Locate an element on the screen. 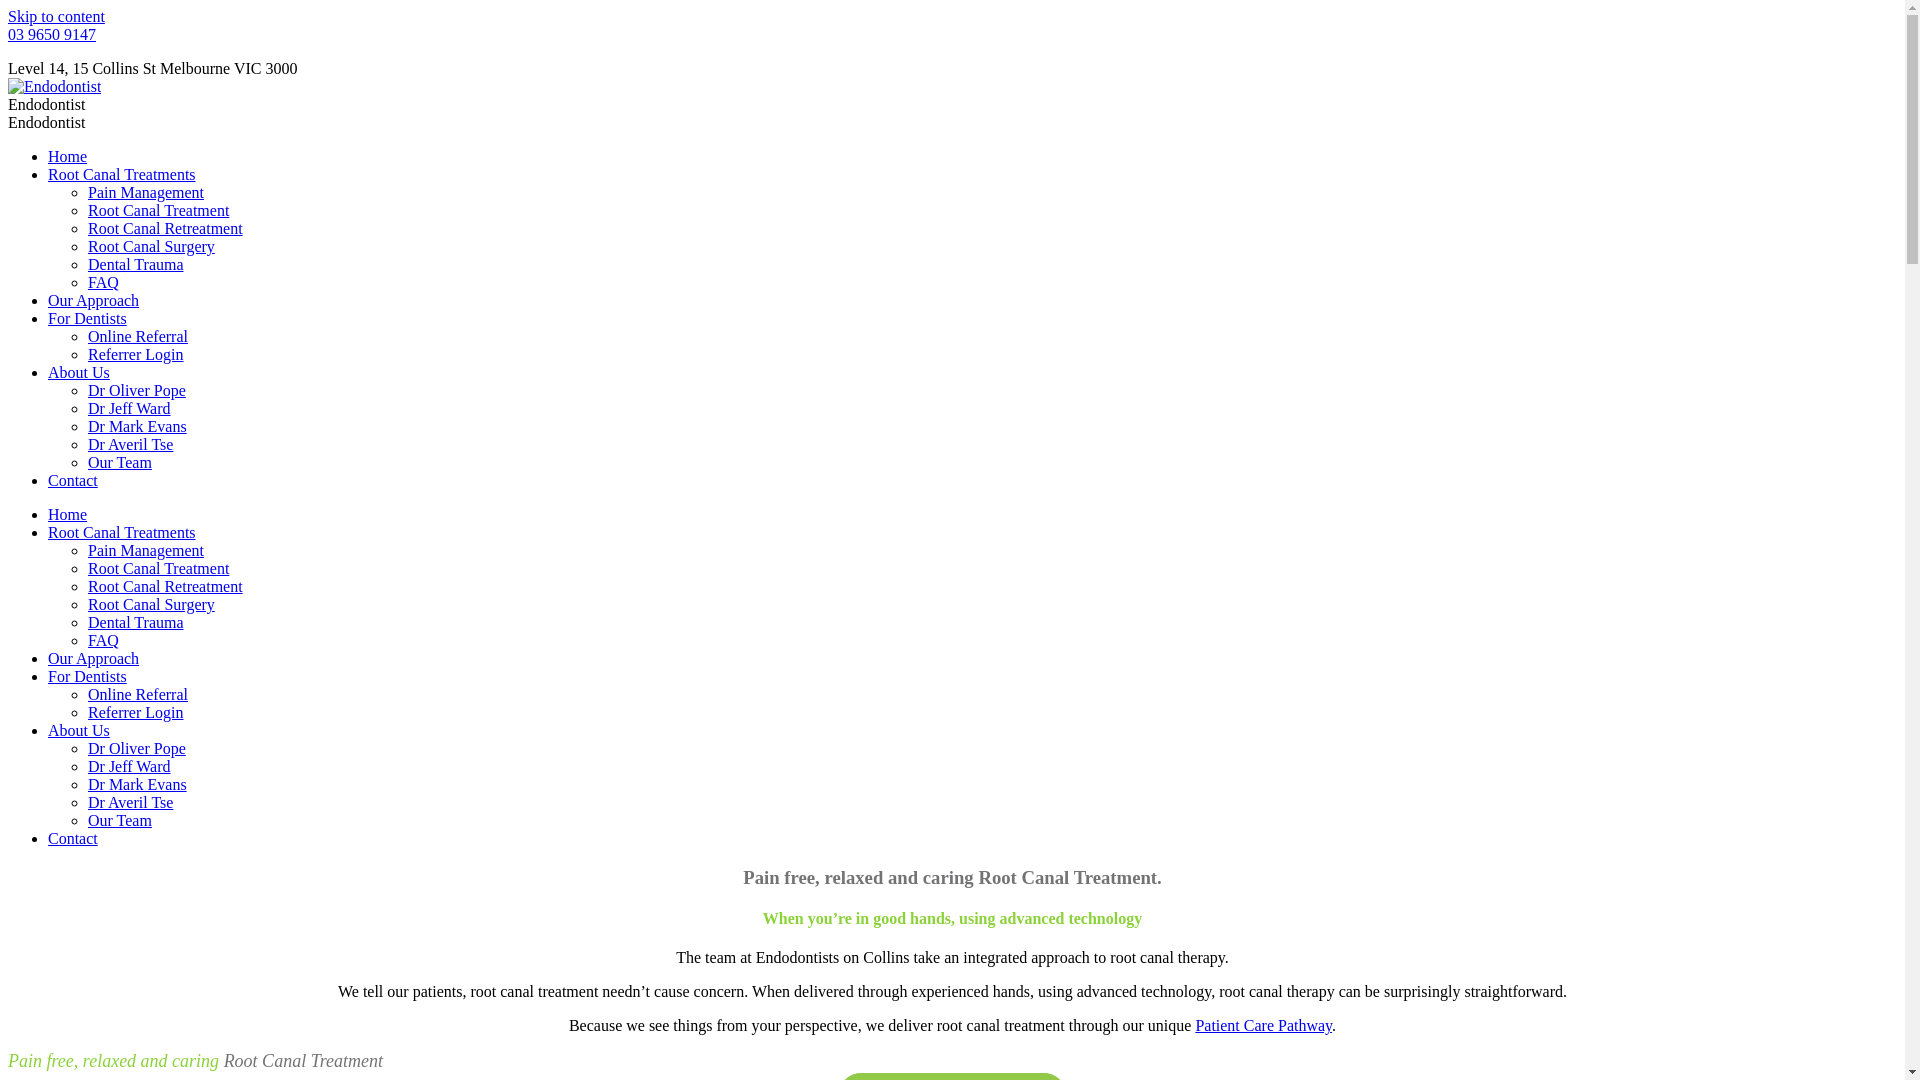 This screenshot has height=1080, width=1920. 'FAQ' is located at coordinates (102, 640).